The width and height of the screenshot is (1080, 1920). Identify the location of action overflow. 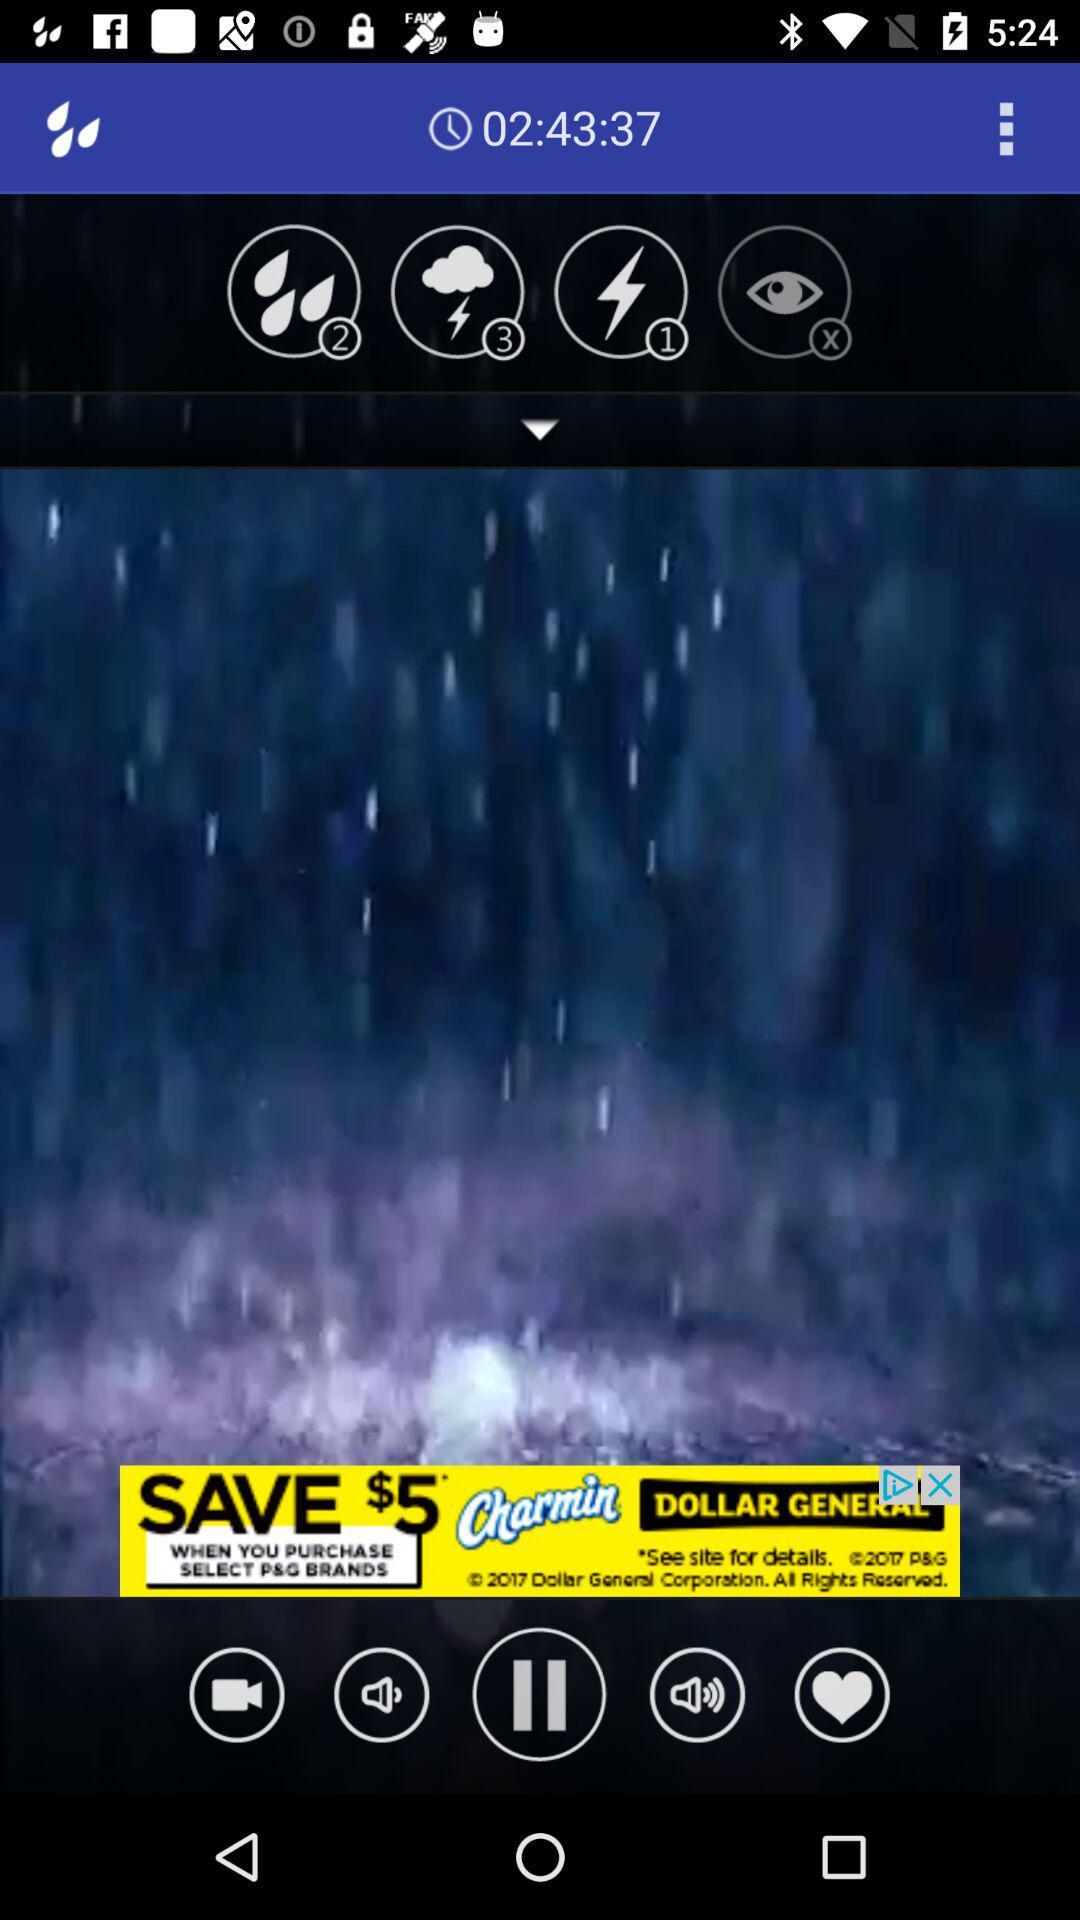
(1006, 127).